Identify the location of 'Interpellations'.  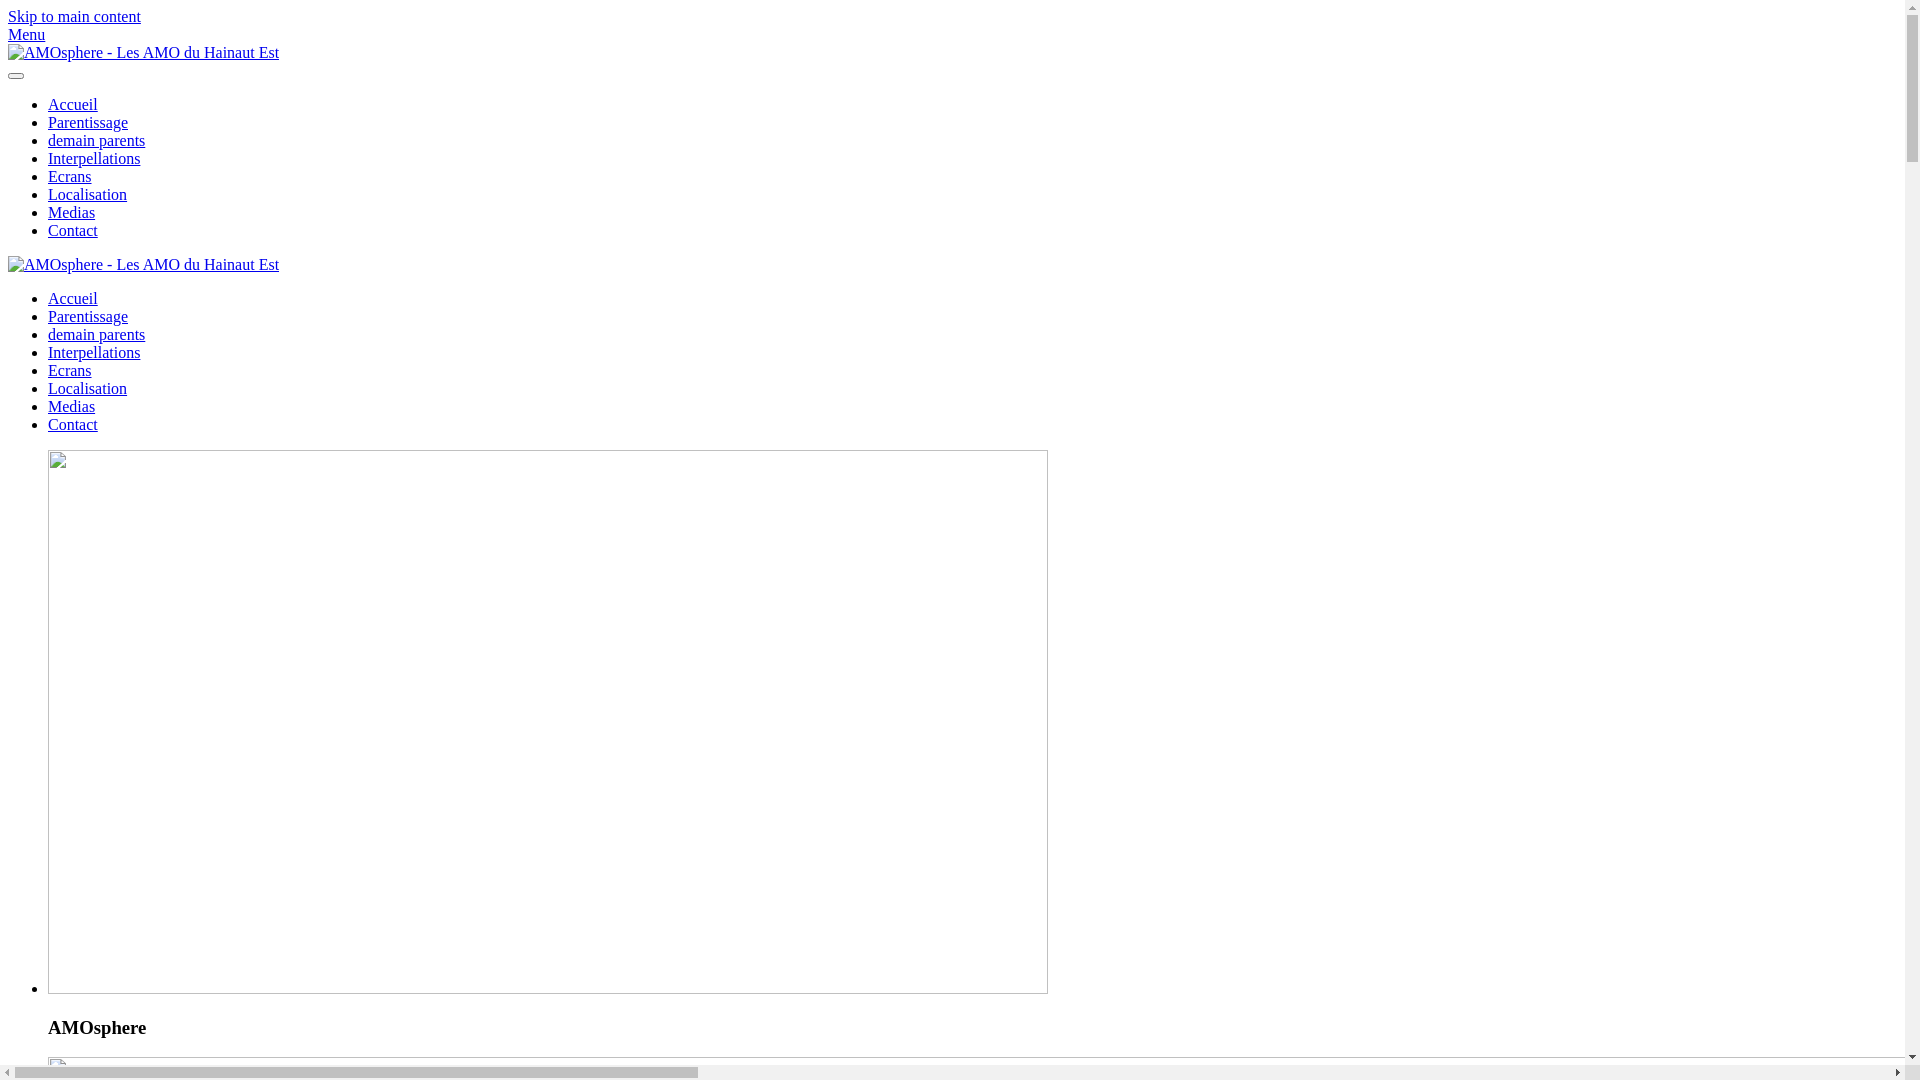
(93, 351).